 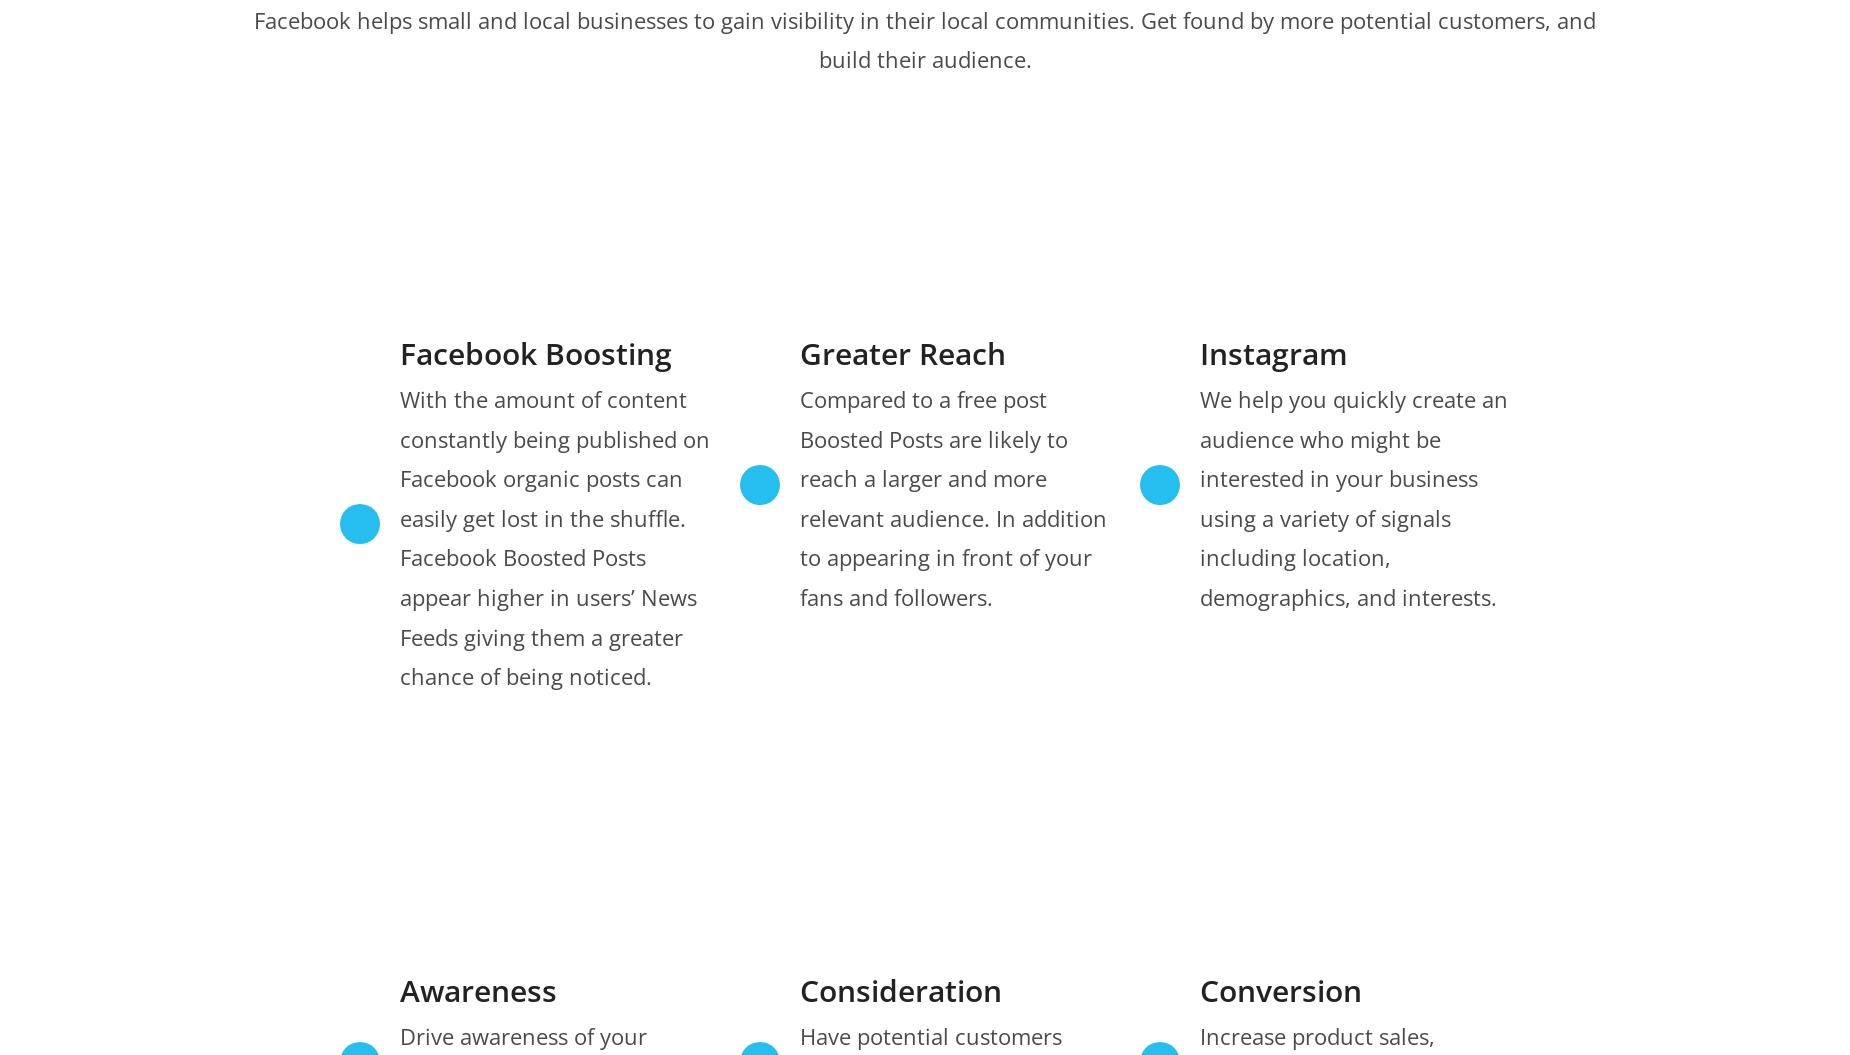 What do you see at coordinates (555, 536) in the screenshot?
I see `'With the amount of content constantly being published on Facebook organic posts can easily get lost in the shuffle. Facebook Boosted Posts appear higher in users’ News Feeds giving them a greater chance of being noticed.'` at bounding box center [555, 536].